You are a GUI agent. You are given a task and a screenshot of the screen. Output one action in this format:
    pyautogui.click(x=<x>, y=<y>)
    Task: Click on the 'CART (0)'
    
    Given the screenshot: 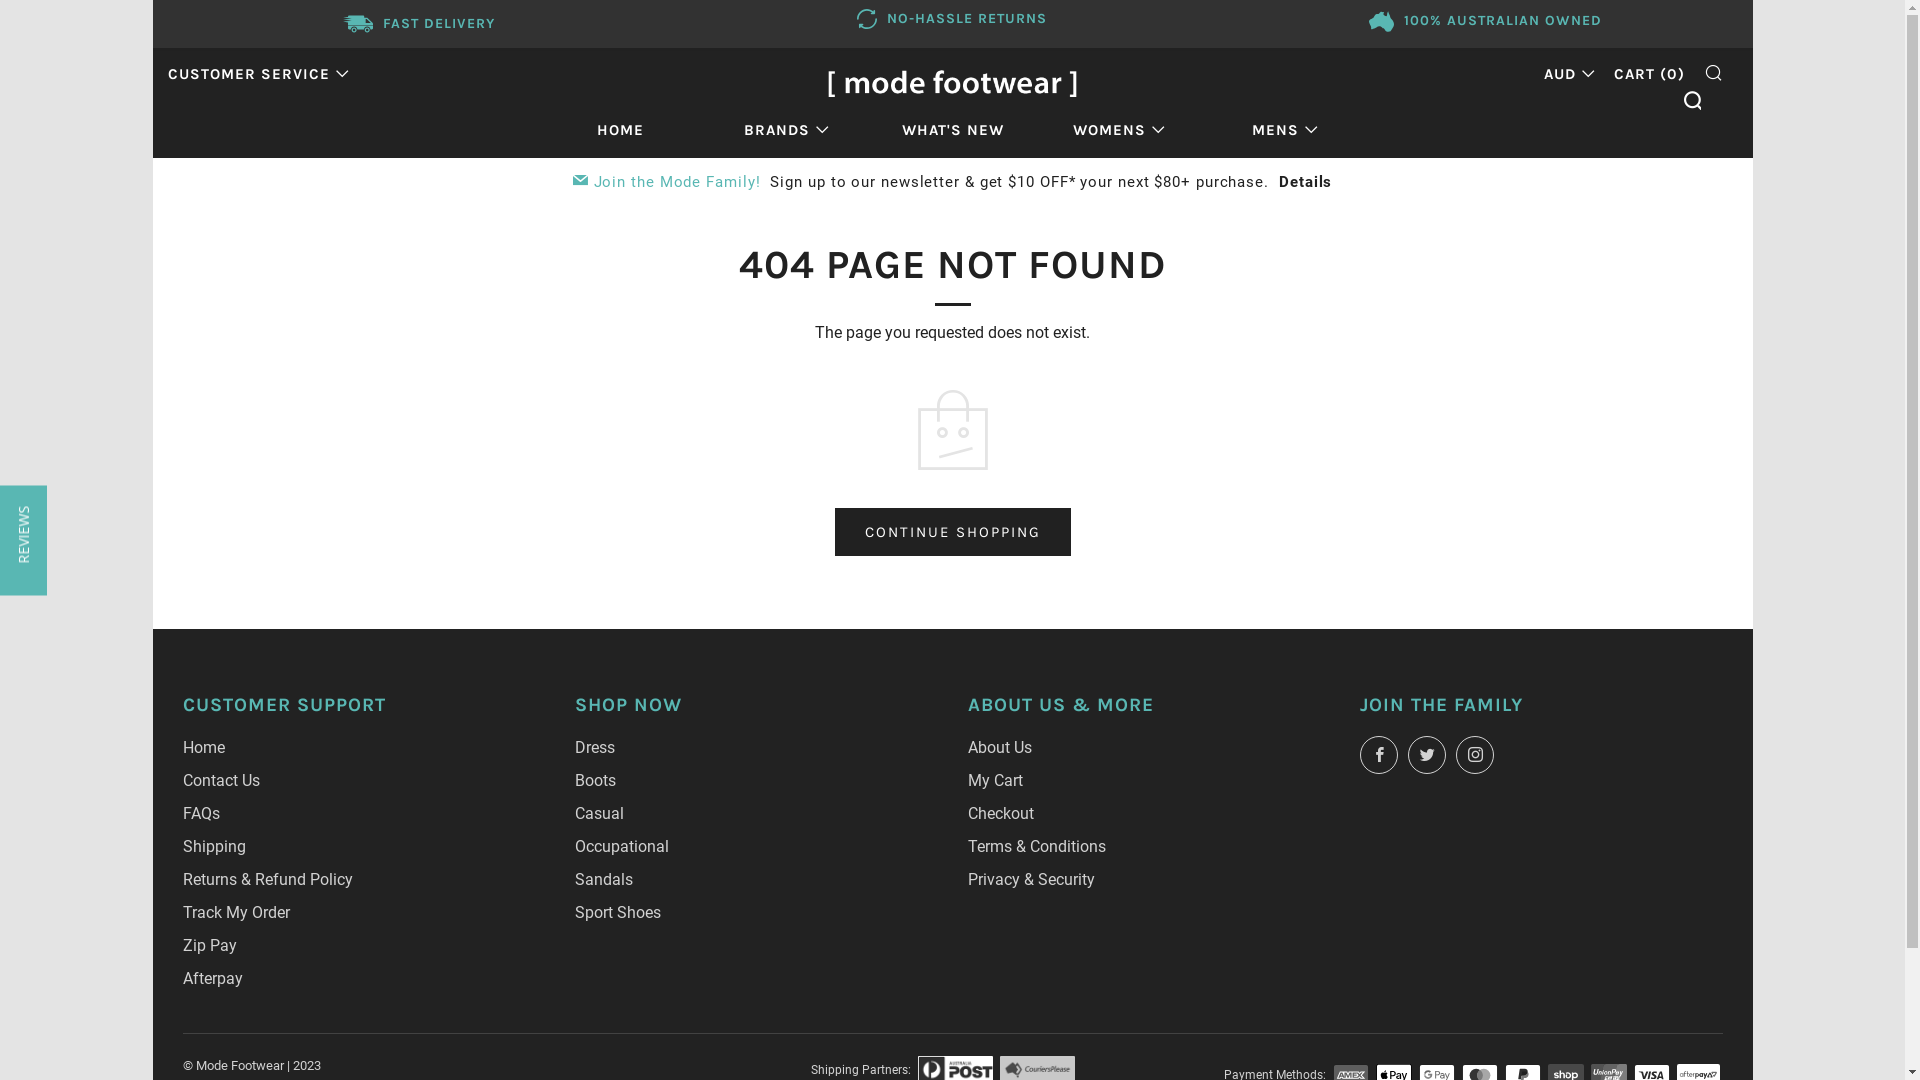 What is the action you would take?
    pyautogui.click(x=1613, y=72)
    